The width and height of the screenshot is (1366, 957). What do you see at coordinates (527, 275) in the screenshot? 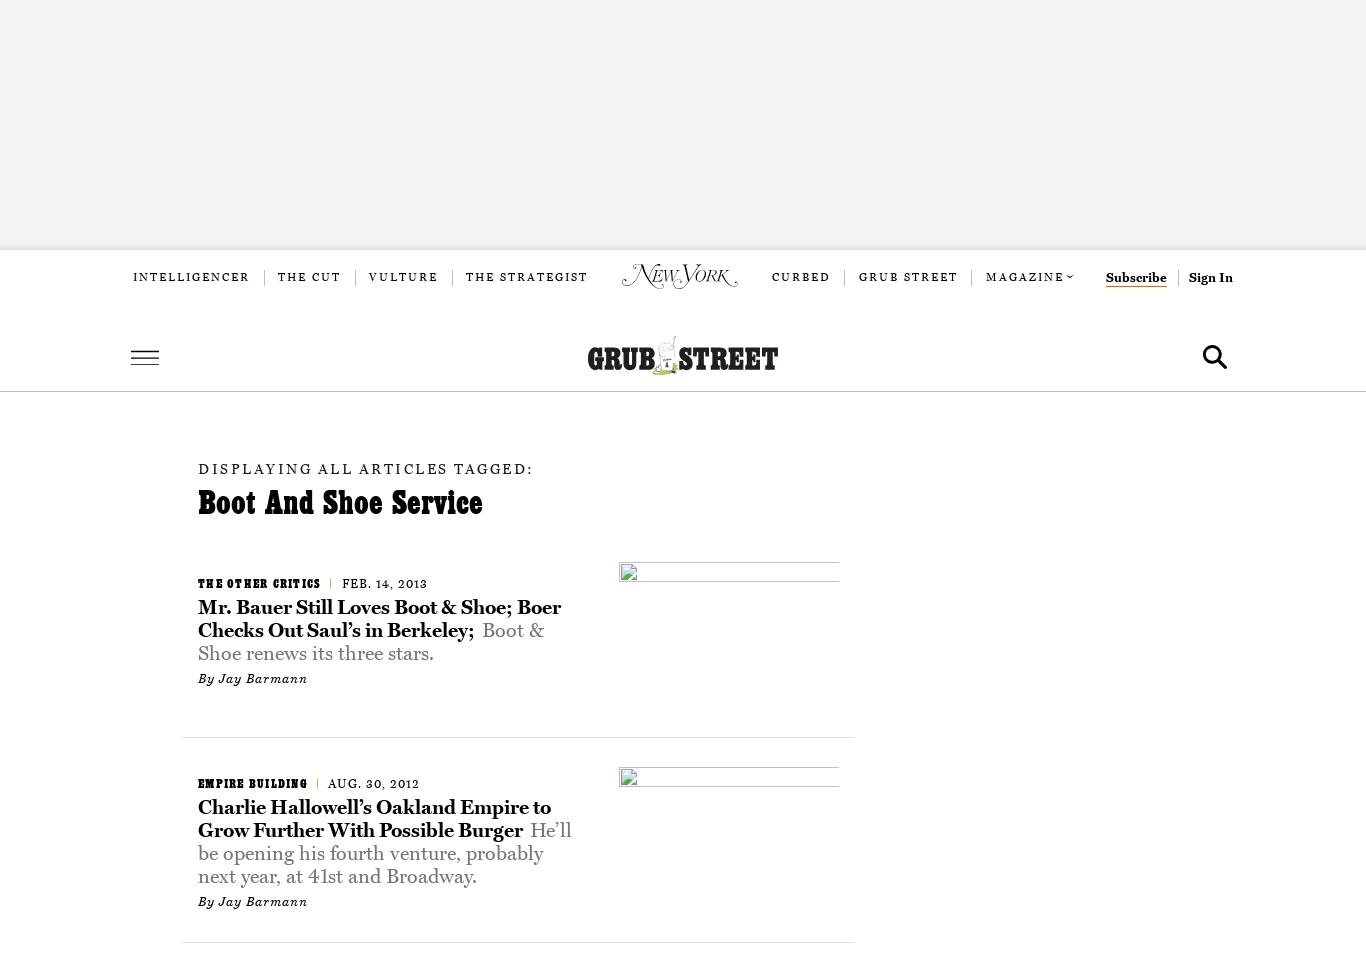
I see `'The Strategist'` at bounding box center [527, 275].